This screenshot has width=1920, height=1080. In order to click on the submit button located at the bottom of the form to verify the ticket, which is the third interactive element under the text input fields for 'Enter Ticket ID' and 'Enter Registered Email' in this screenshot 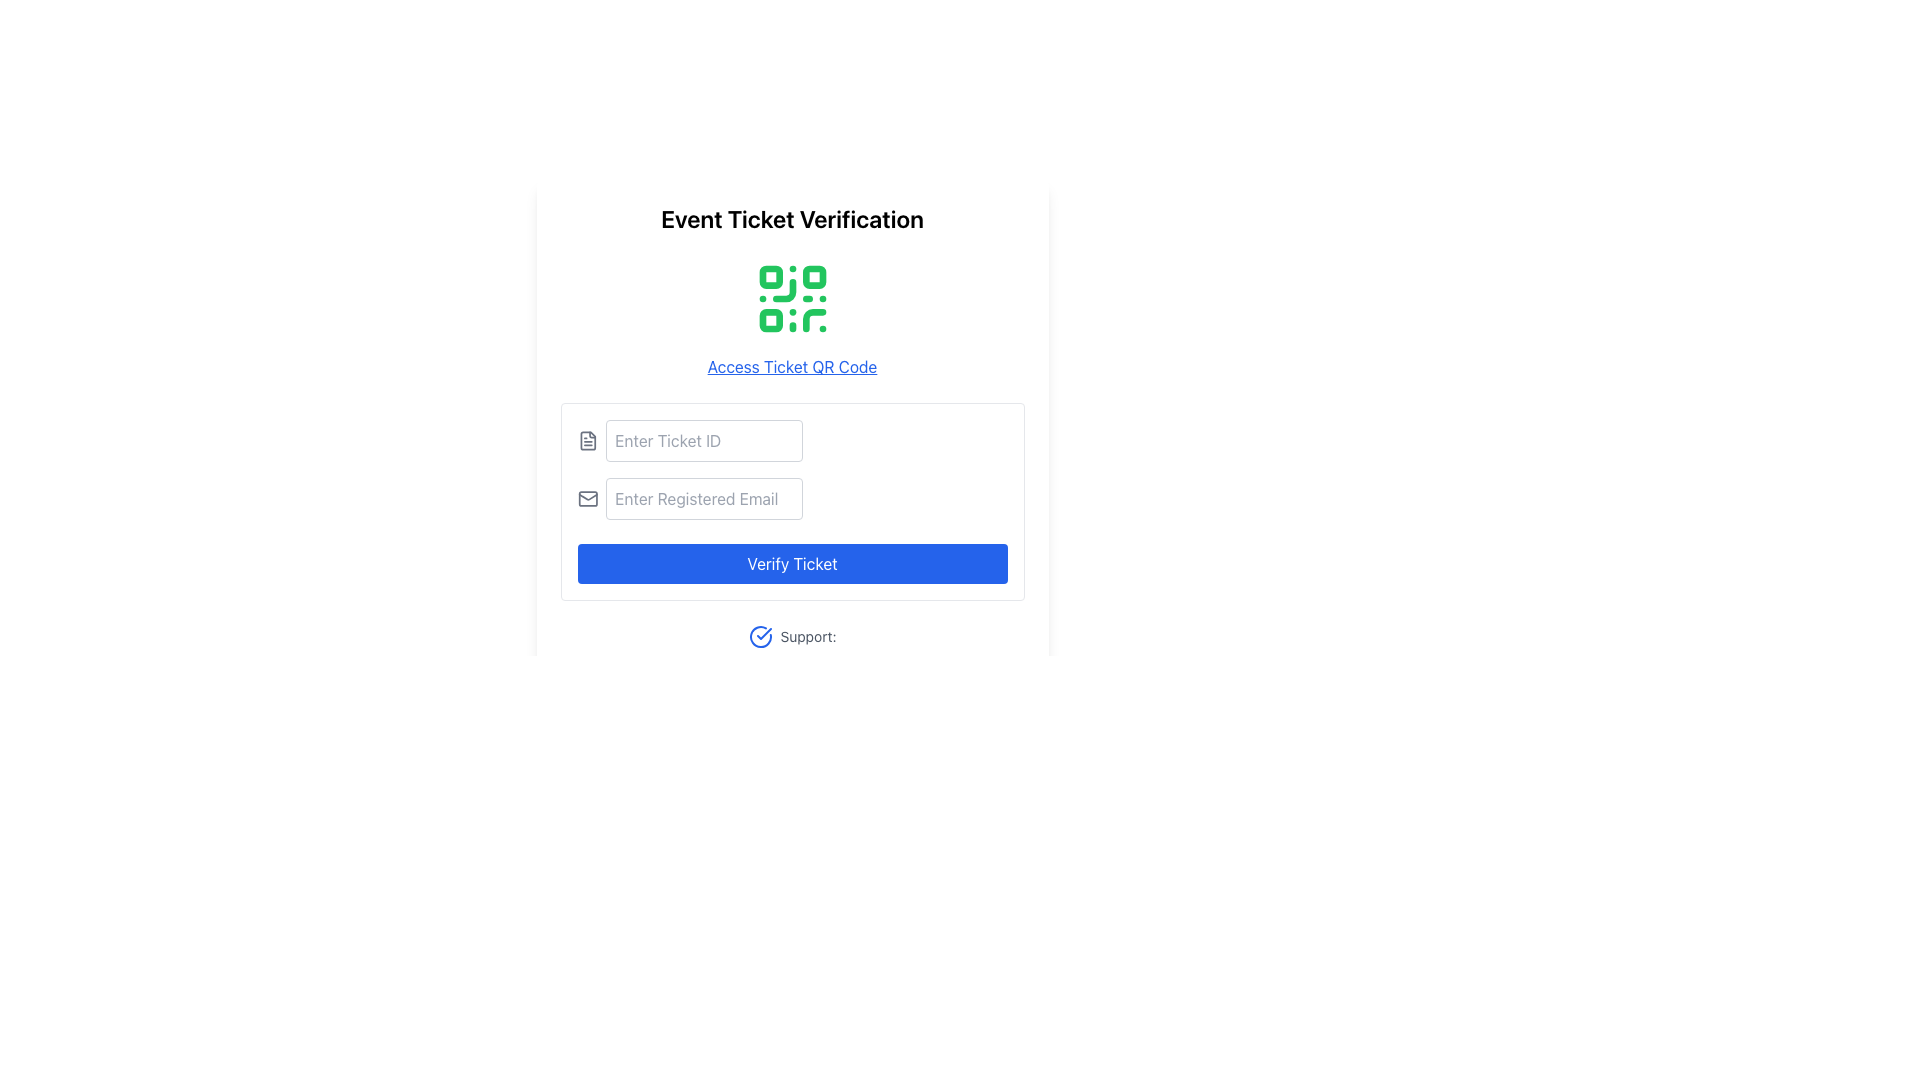, I will do `click(791, 563)`.